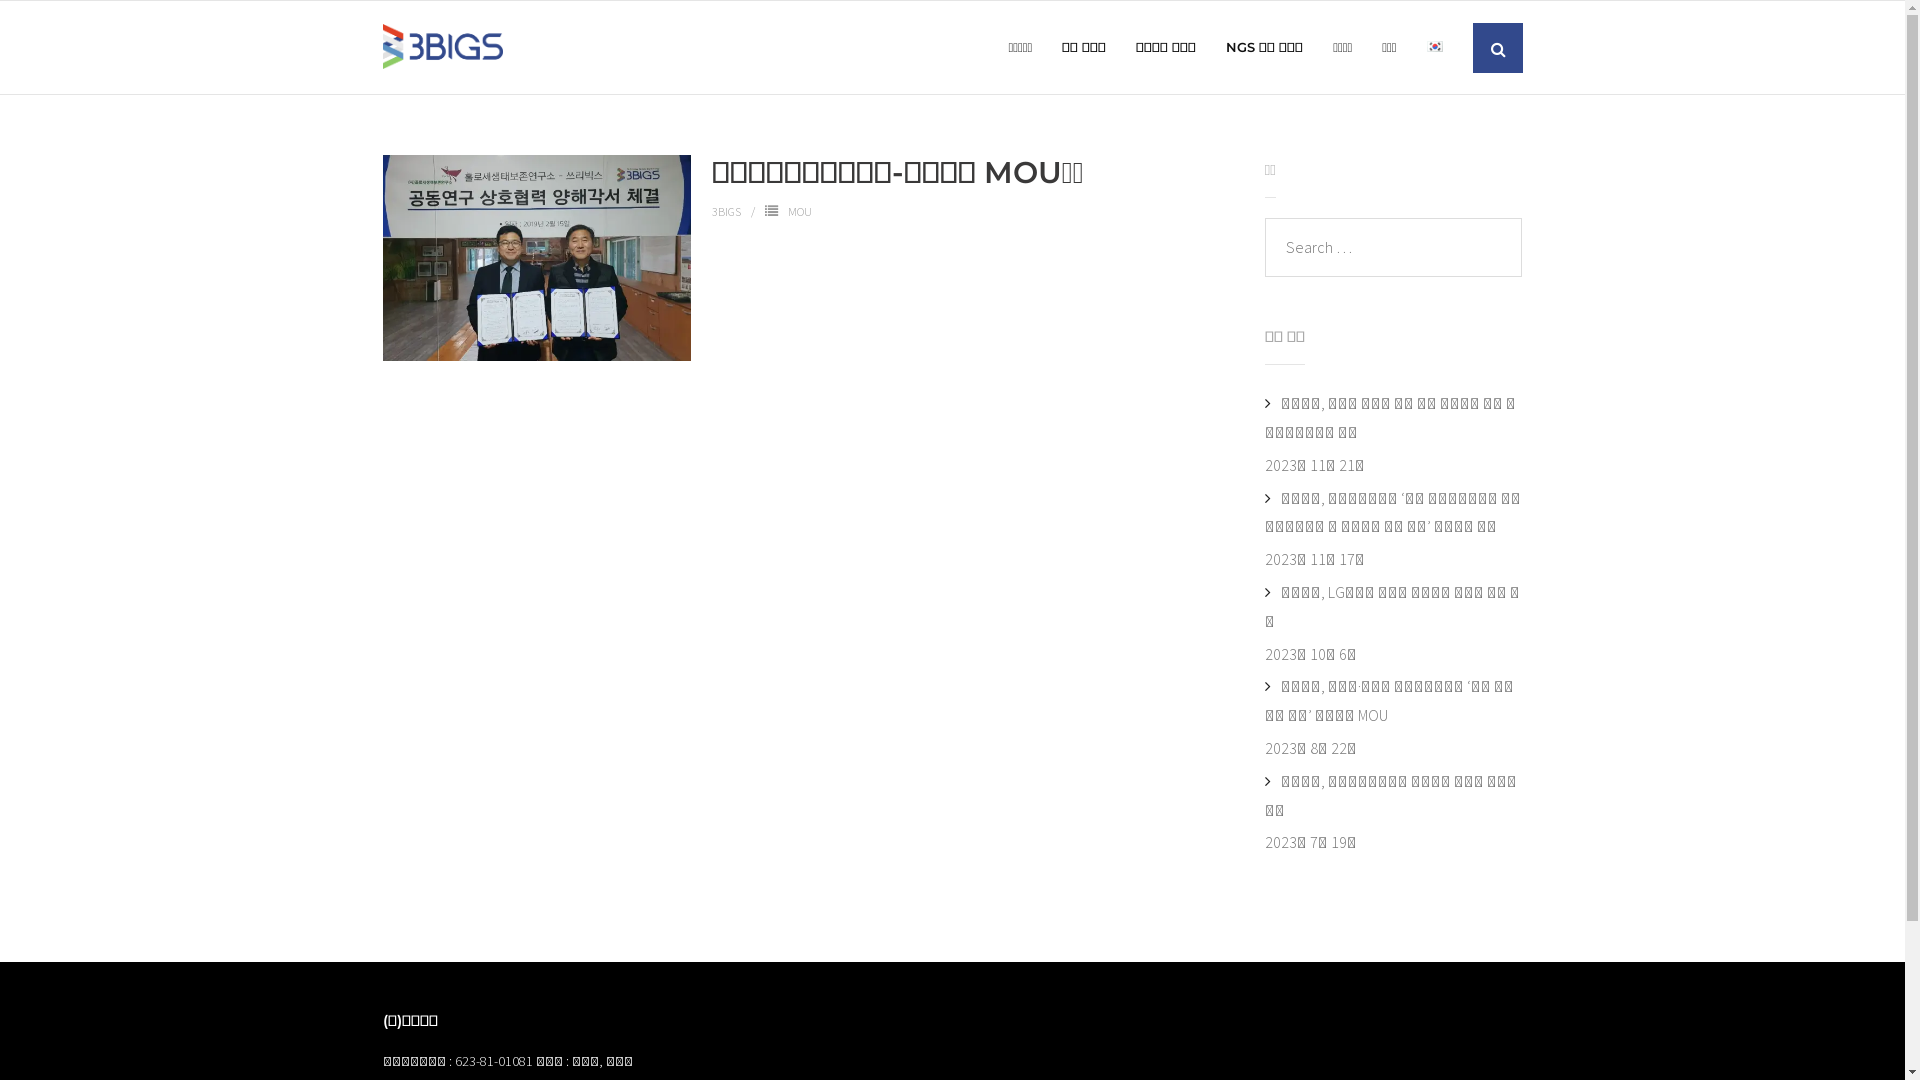  I want to click on 'Search', so click(52, 29).